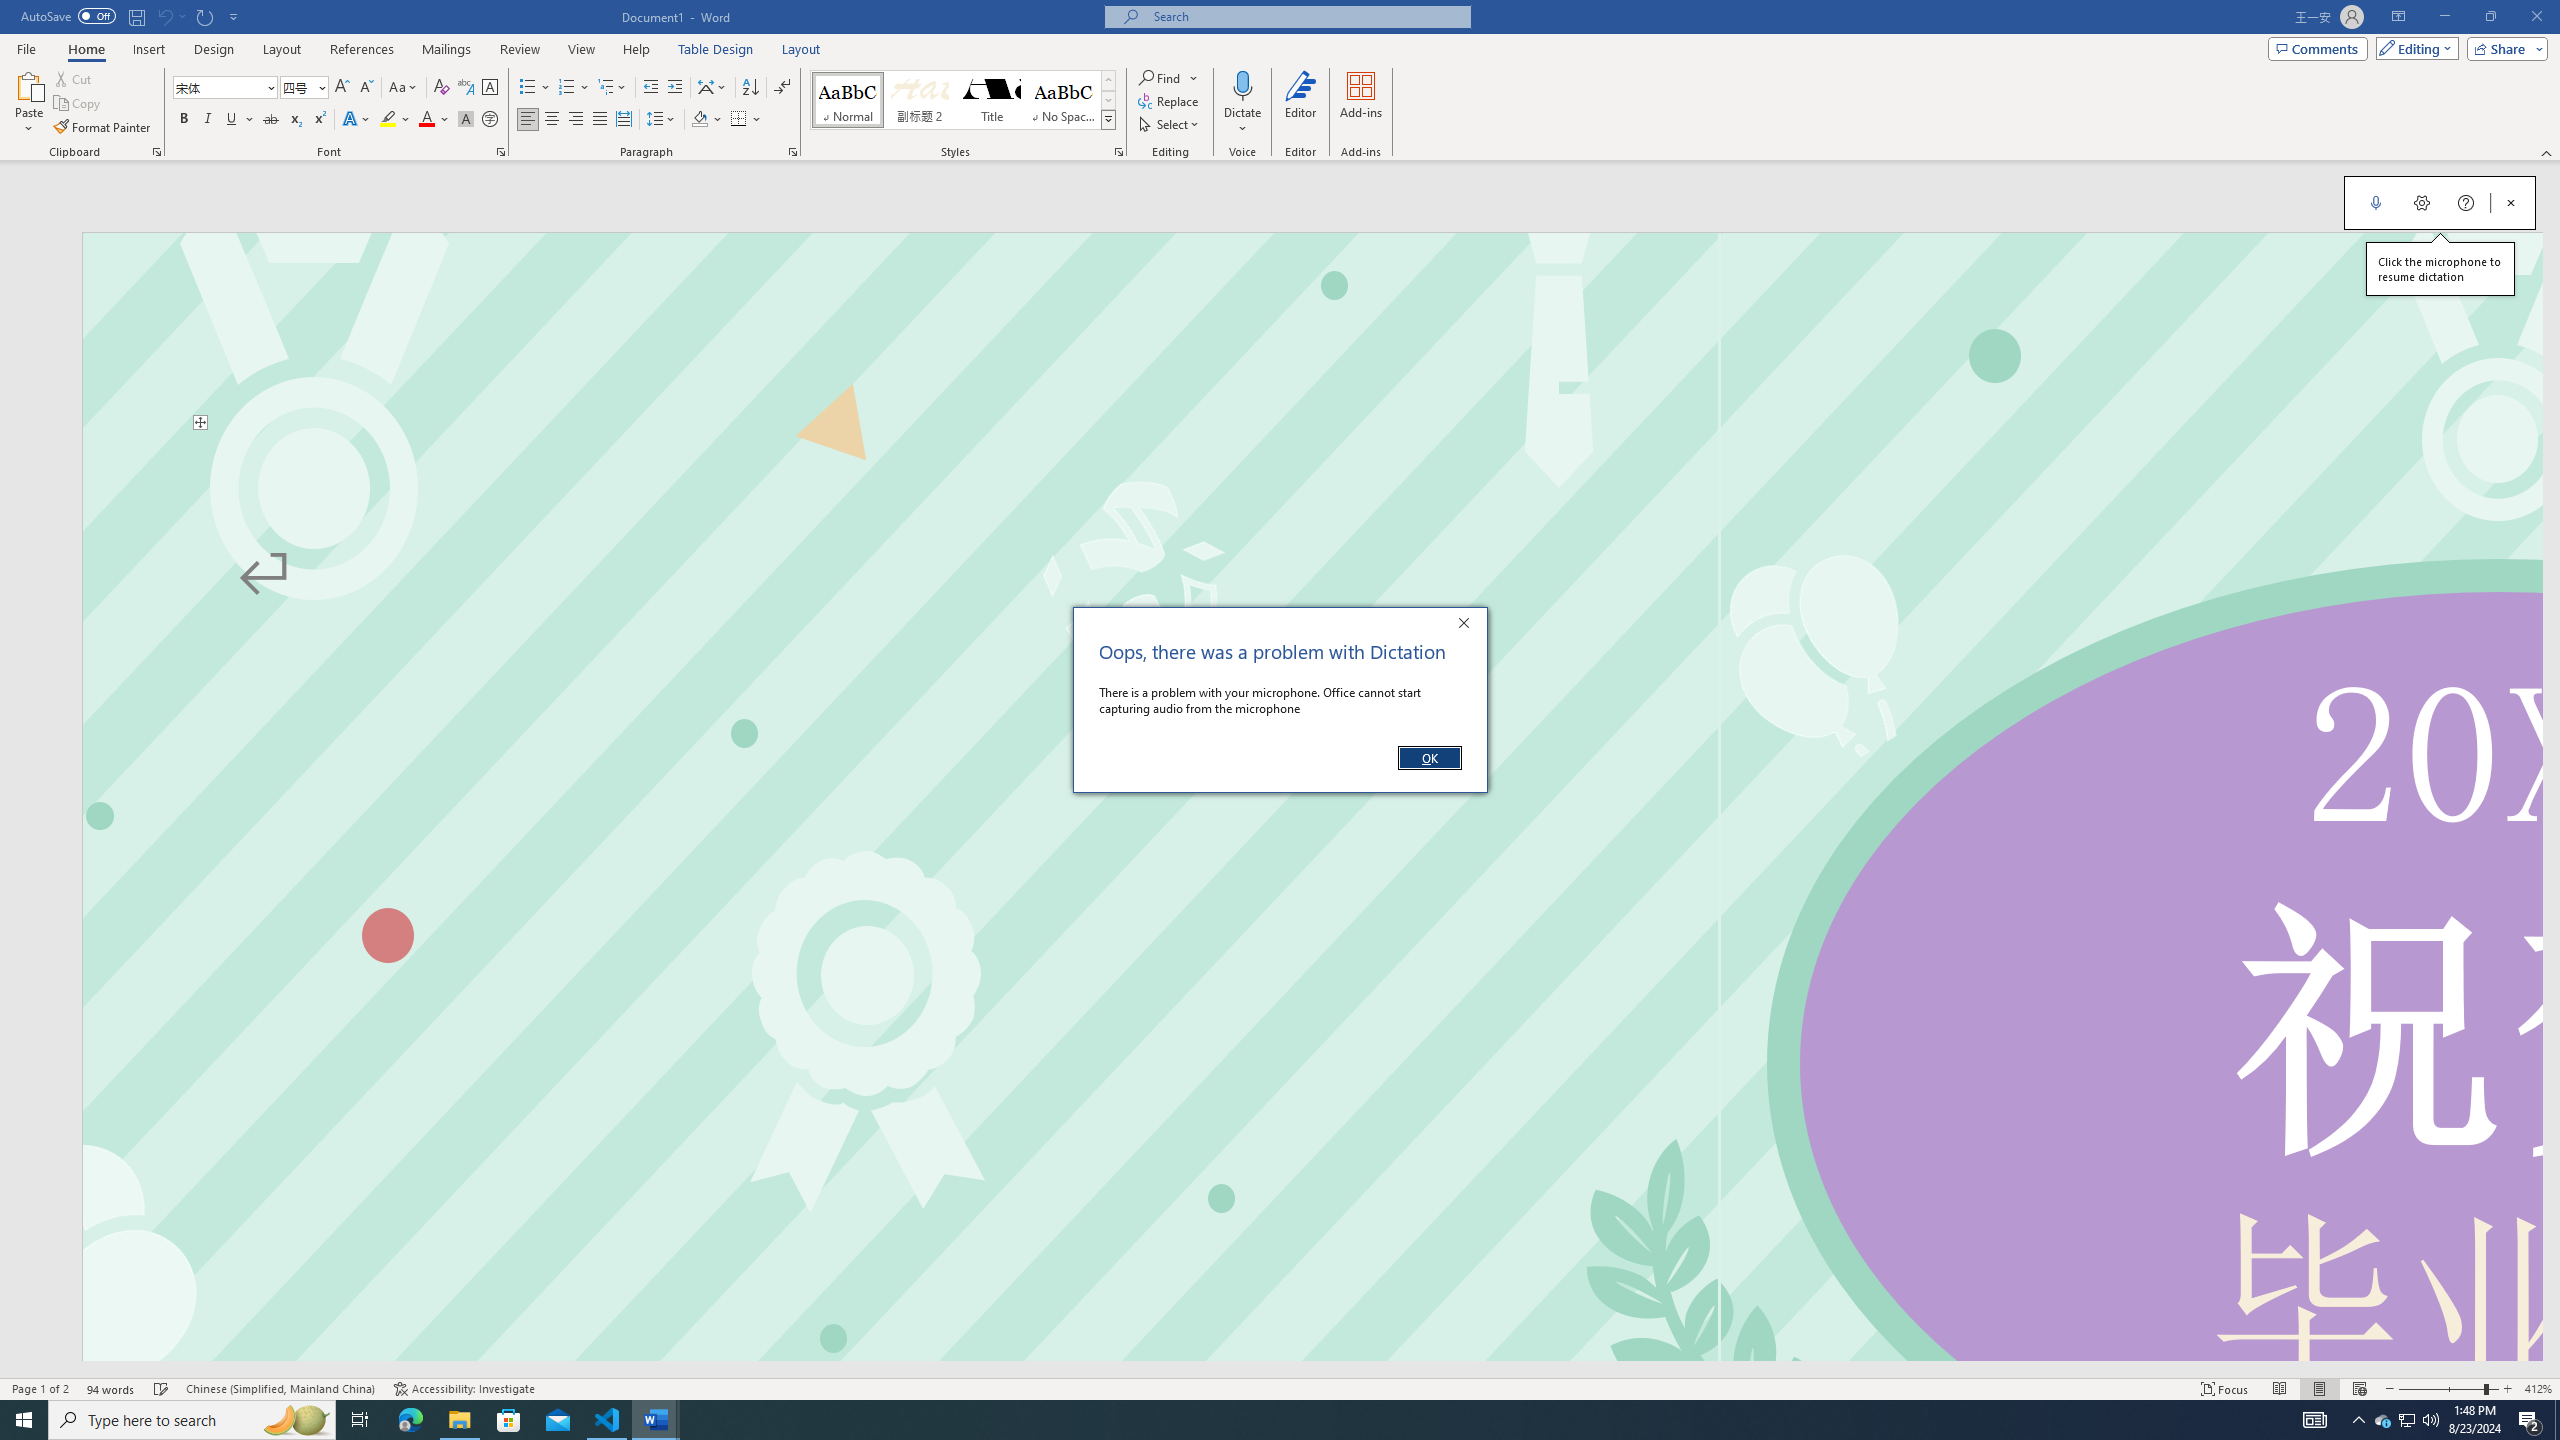  I want to click on 'Page Number Page 1 of 2', so click(40, 1389).